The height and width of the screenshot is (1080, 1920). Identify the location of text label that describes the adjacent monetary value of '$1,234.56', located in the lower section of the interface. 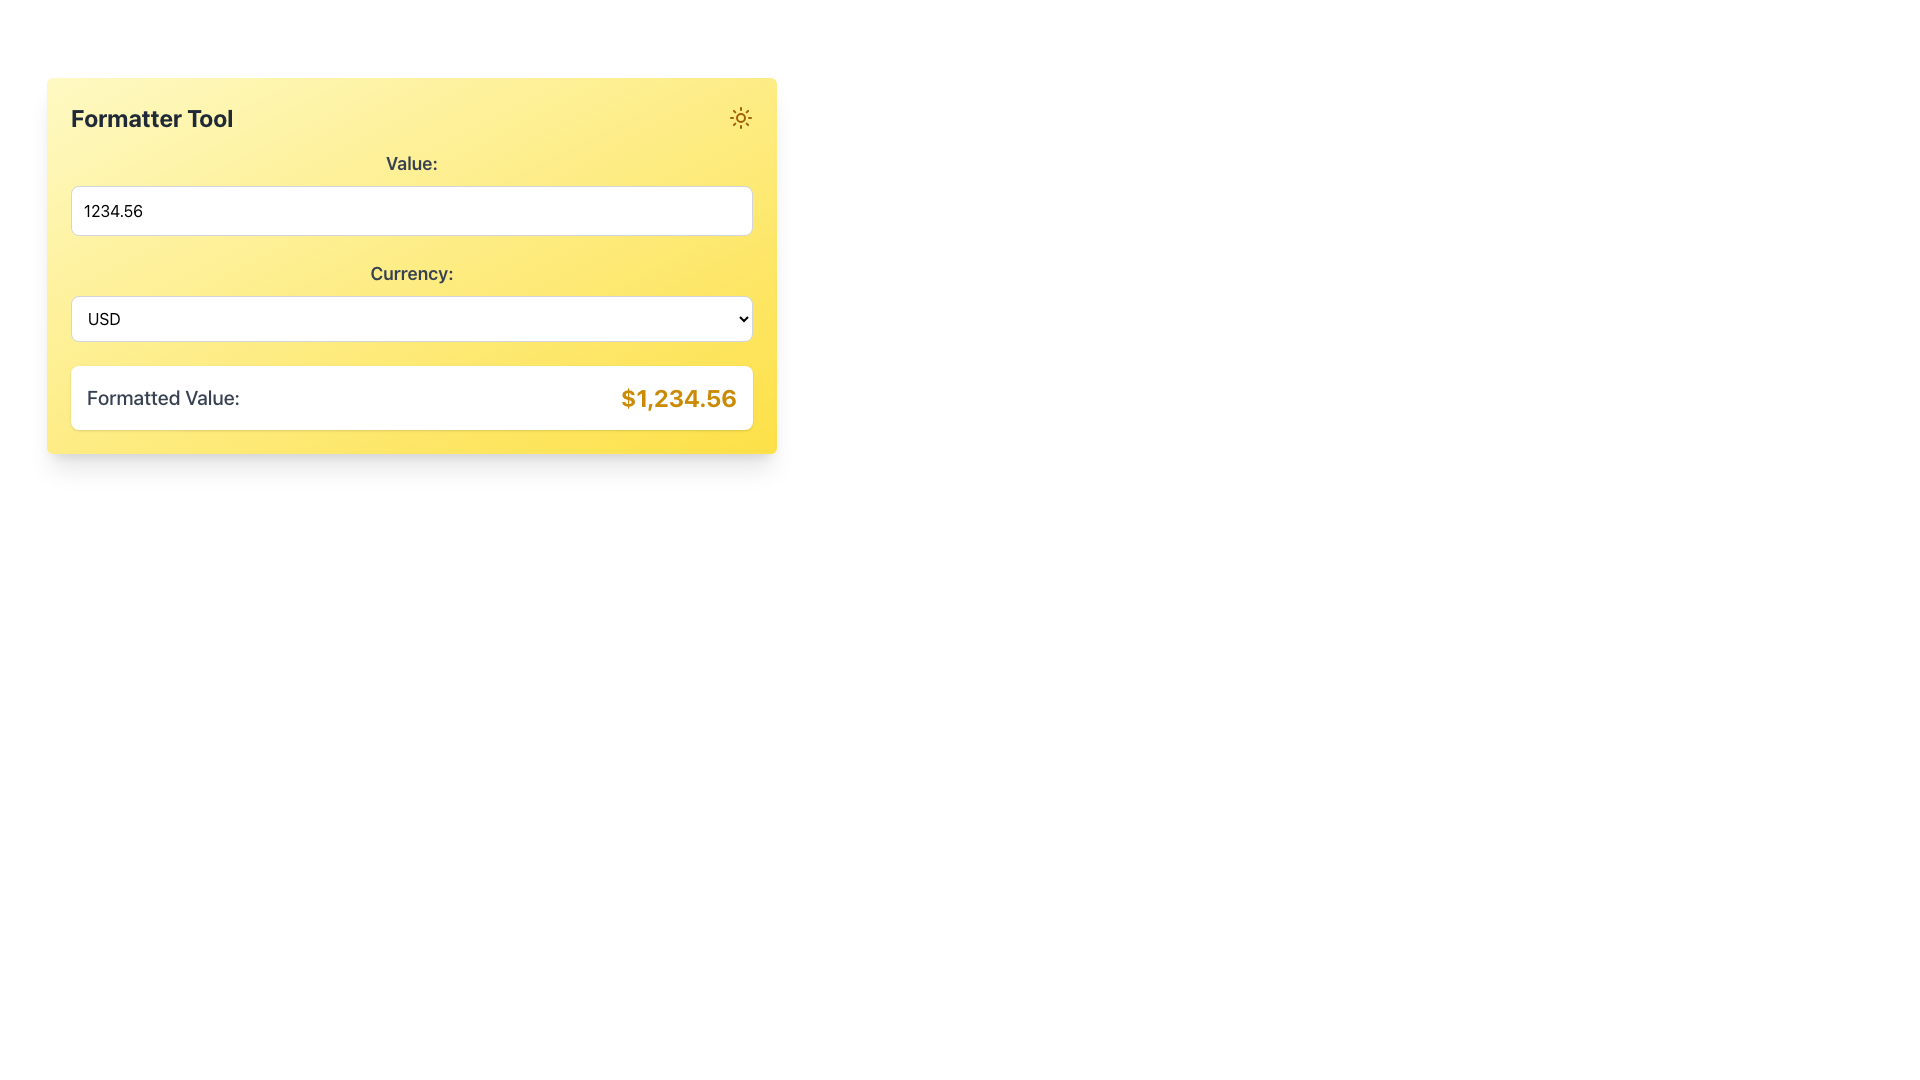
(163, 397).